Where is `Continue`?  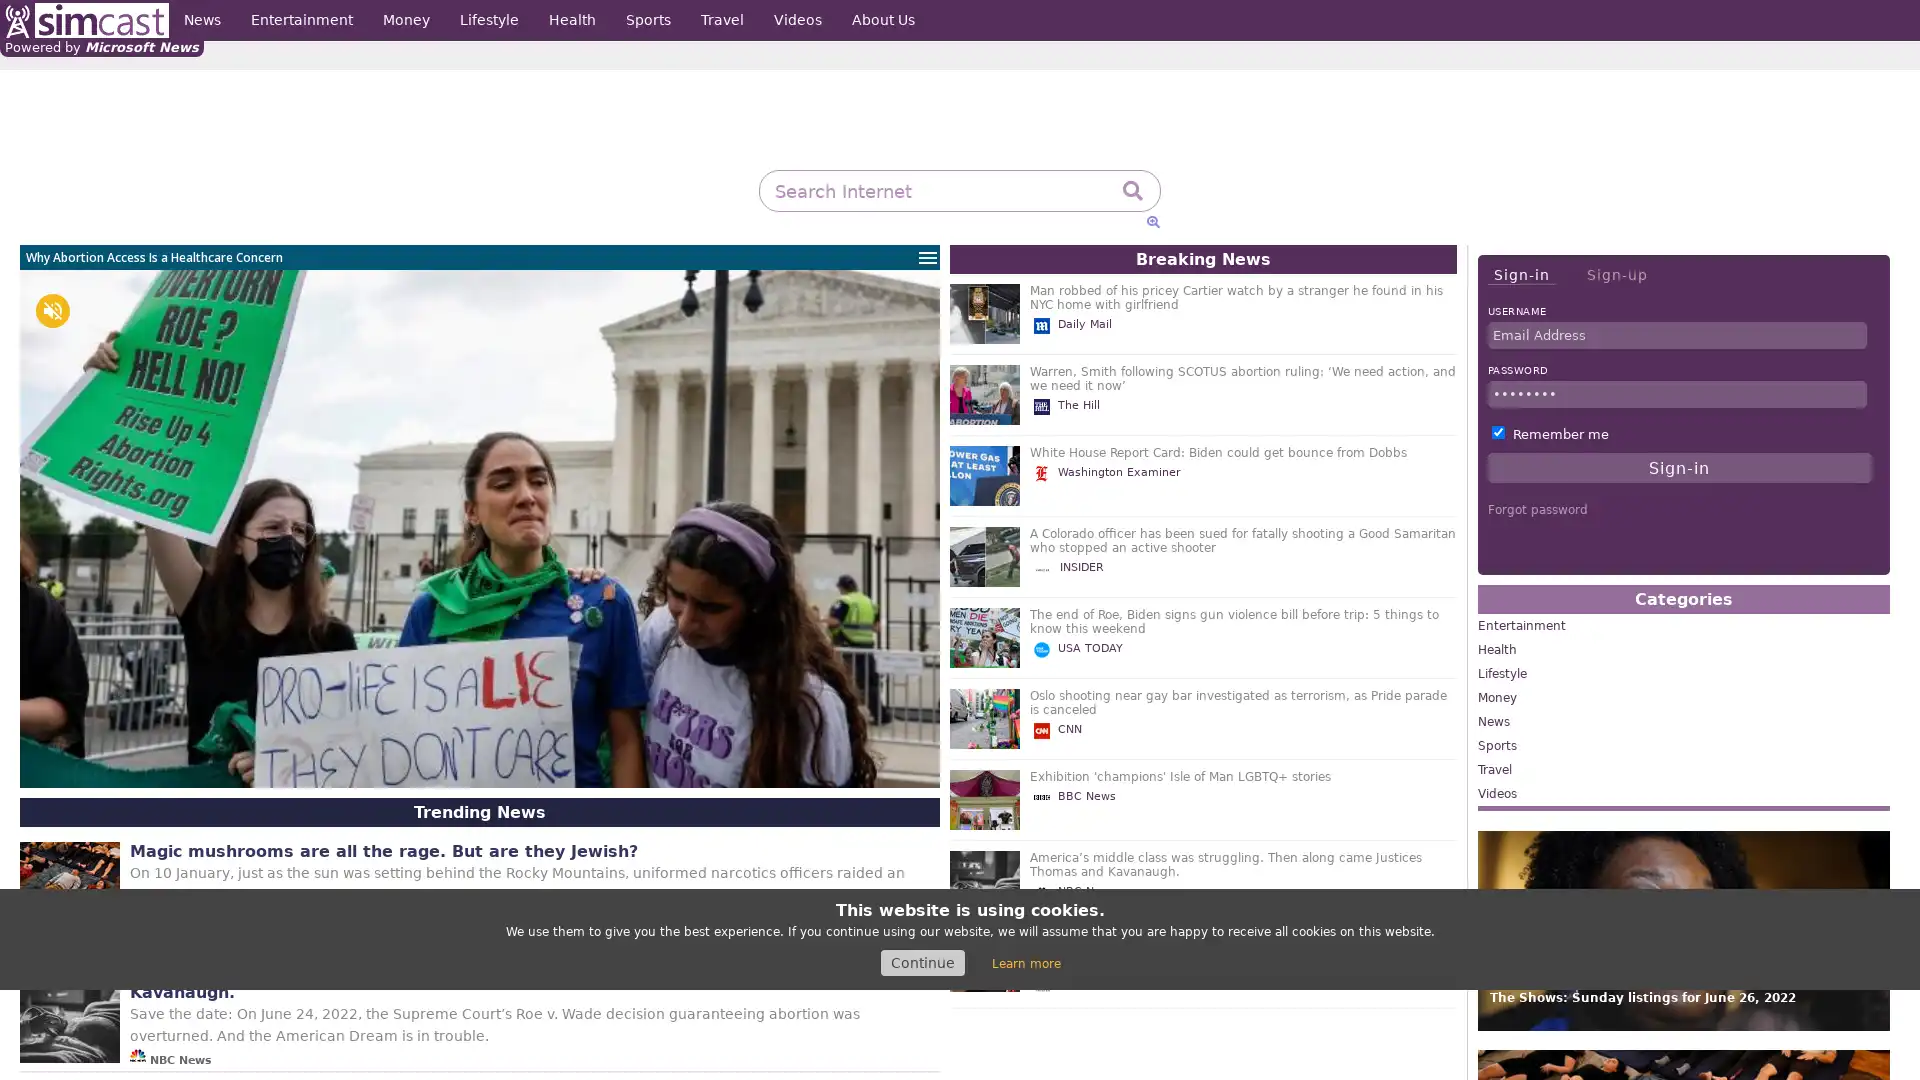 Continue is located at coordinates (921, 962).